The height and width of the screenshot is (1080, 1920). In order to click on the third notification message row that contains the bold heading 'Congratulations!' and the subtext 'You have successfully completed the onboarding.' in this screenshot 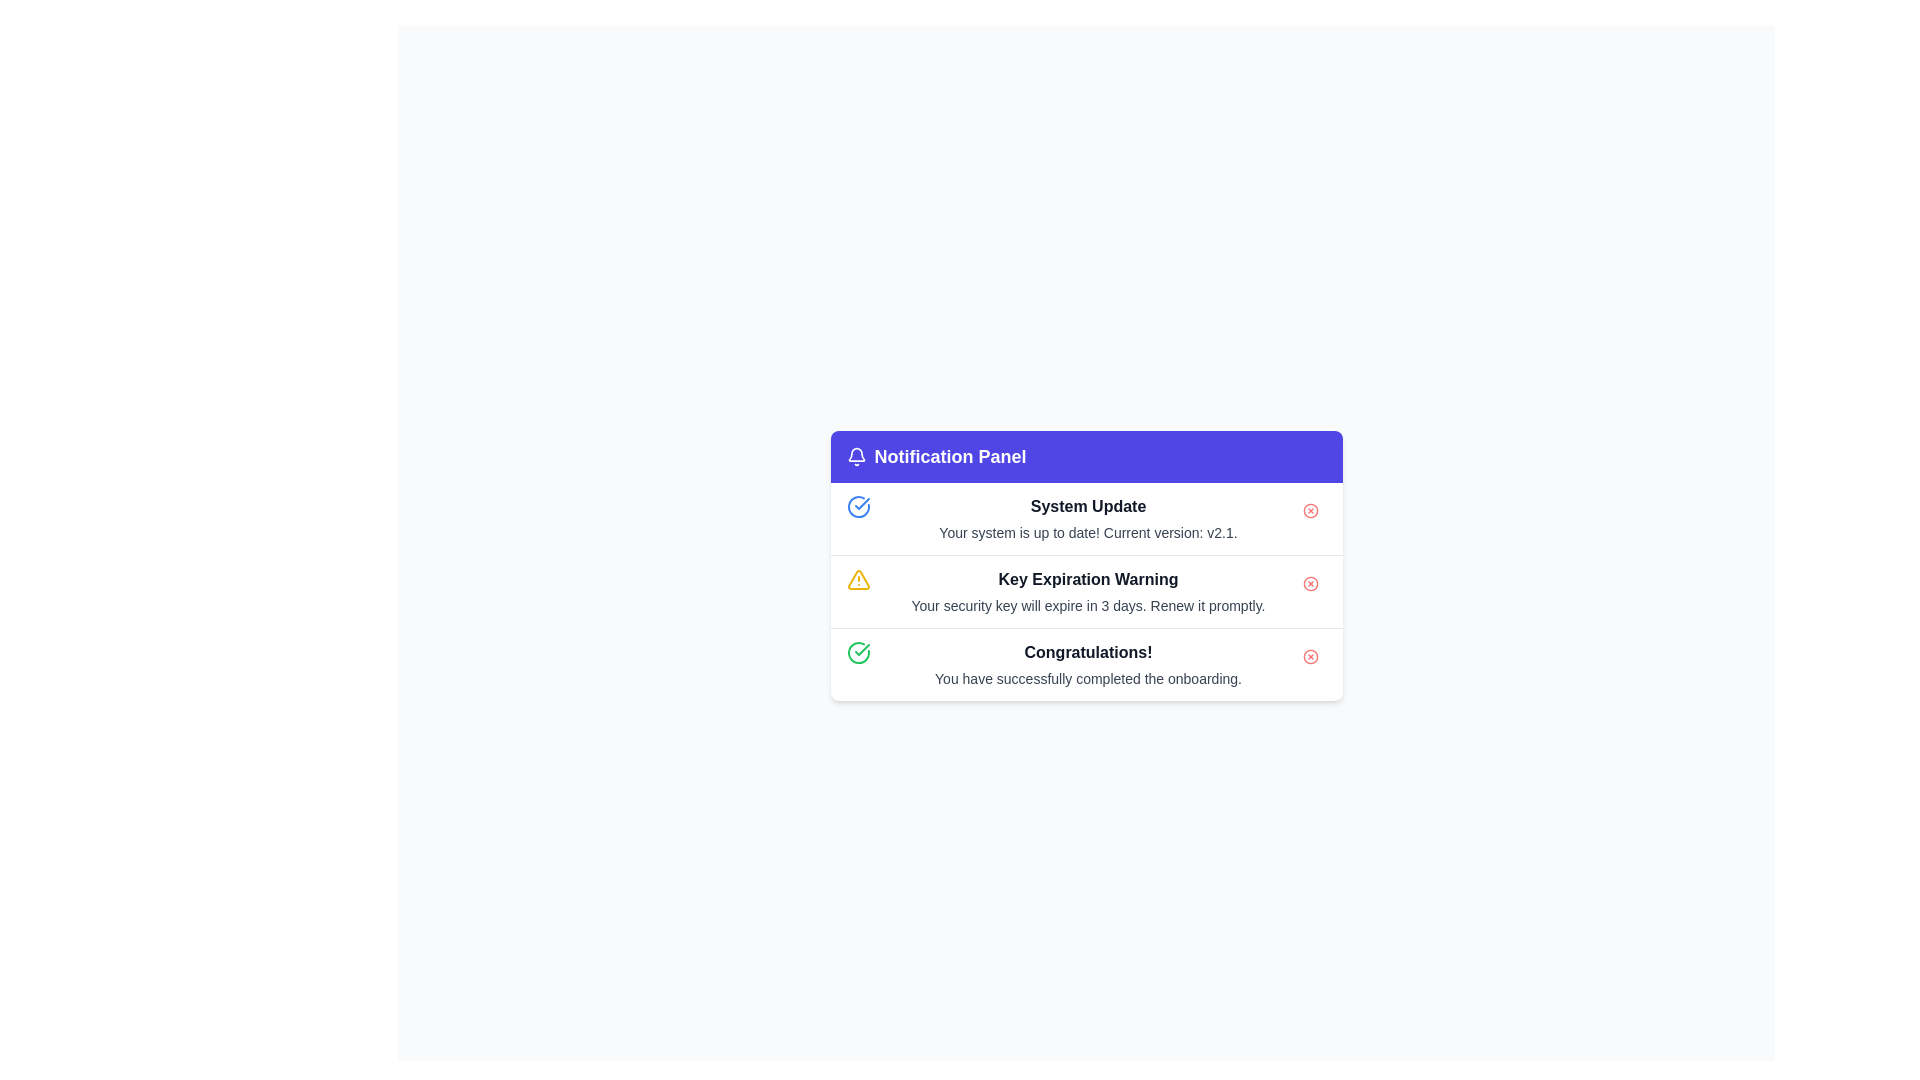, I will do `click(1085, 664)`.